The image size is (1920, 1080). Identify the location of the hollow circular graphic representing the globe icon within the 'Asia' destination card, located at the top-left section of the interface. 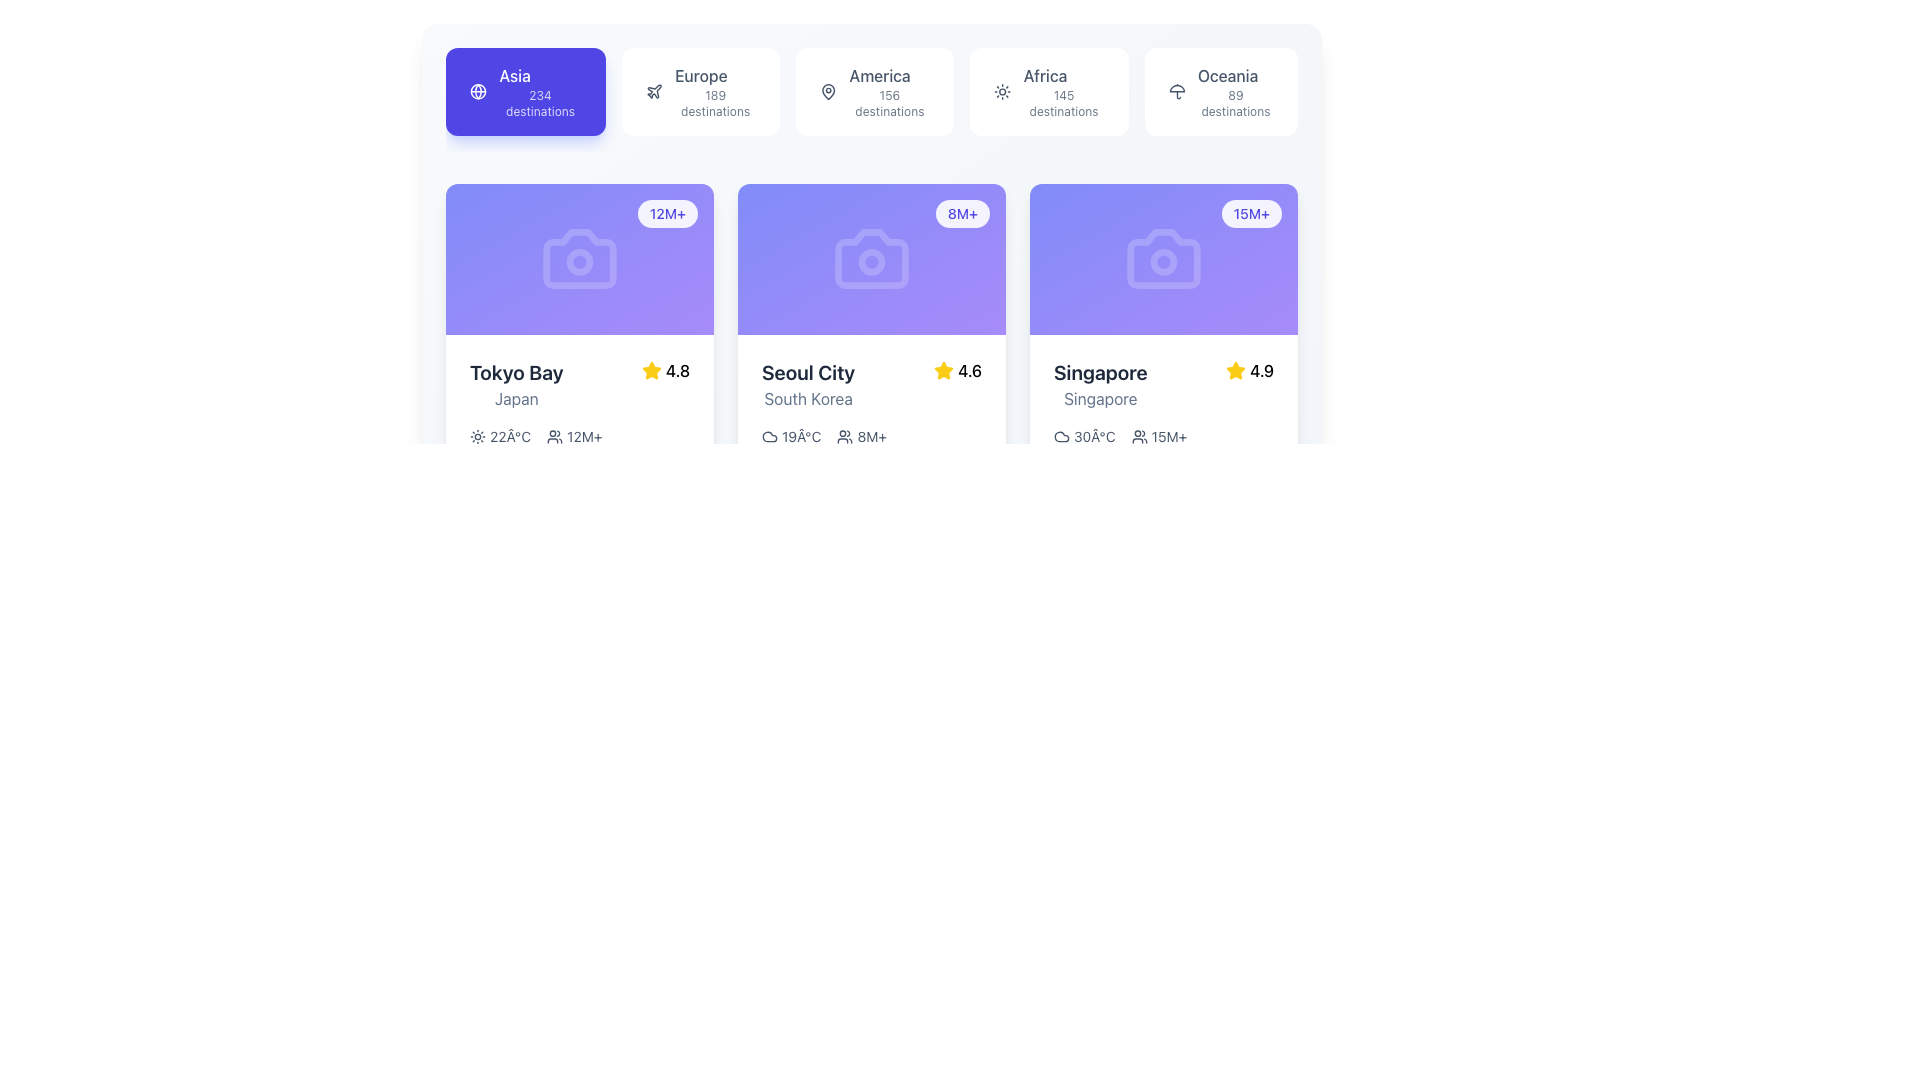
(477, 92).